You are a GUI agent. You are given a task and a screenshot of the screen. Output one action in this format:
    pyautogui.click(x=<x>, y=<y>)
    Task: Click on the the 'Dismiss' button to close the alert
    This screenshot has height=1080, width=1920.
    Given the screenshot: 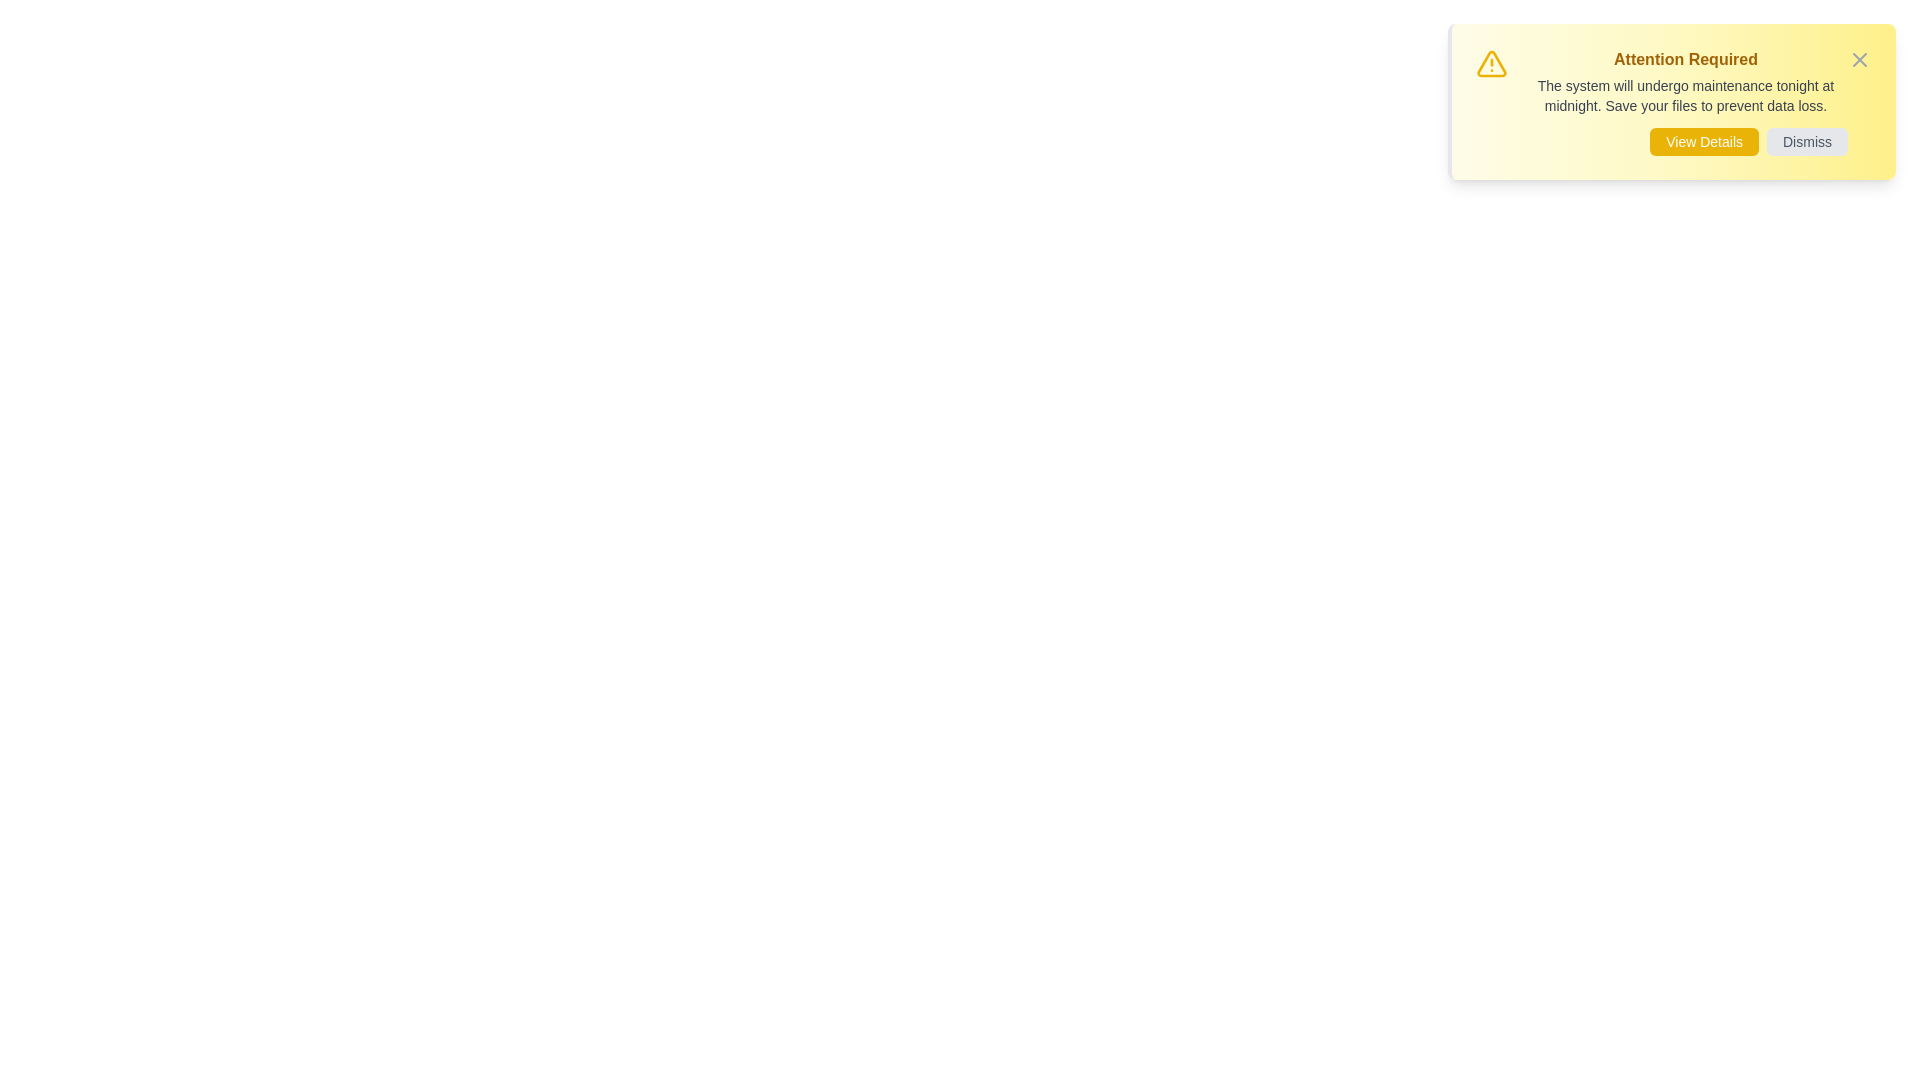 What is the action you would take?
    pyautogui.click(x=1807, y=141)
    